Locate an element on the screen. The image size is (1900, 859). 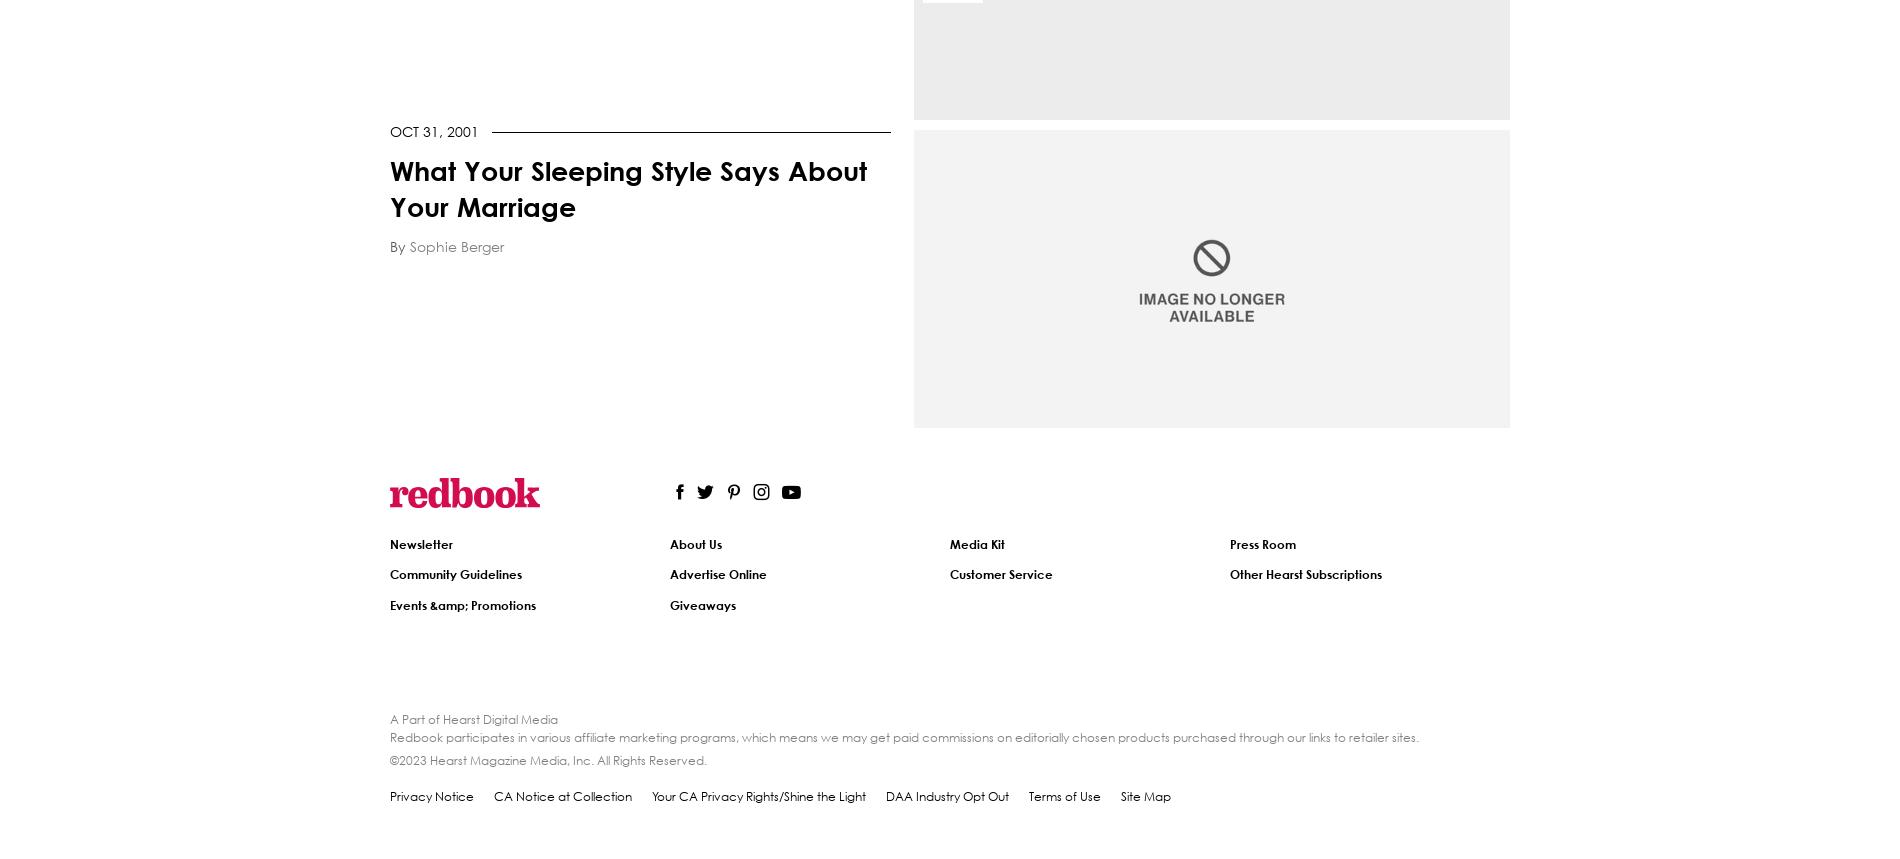
'Privacy Notice' is located at coordinates (431, 795).